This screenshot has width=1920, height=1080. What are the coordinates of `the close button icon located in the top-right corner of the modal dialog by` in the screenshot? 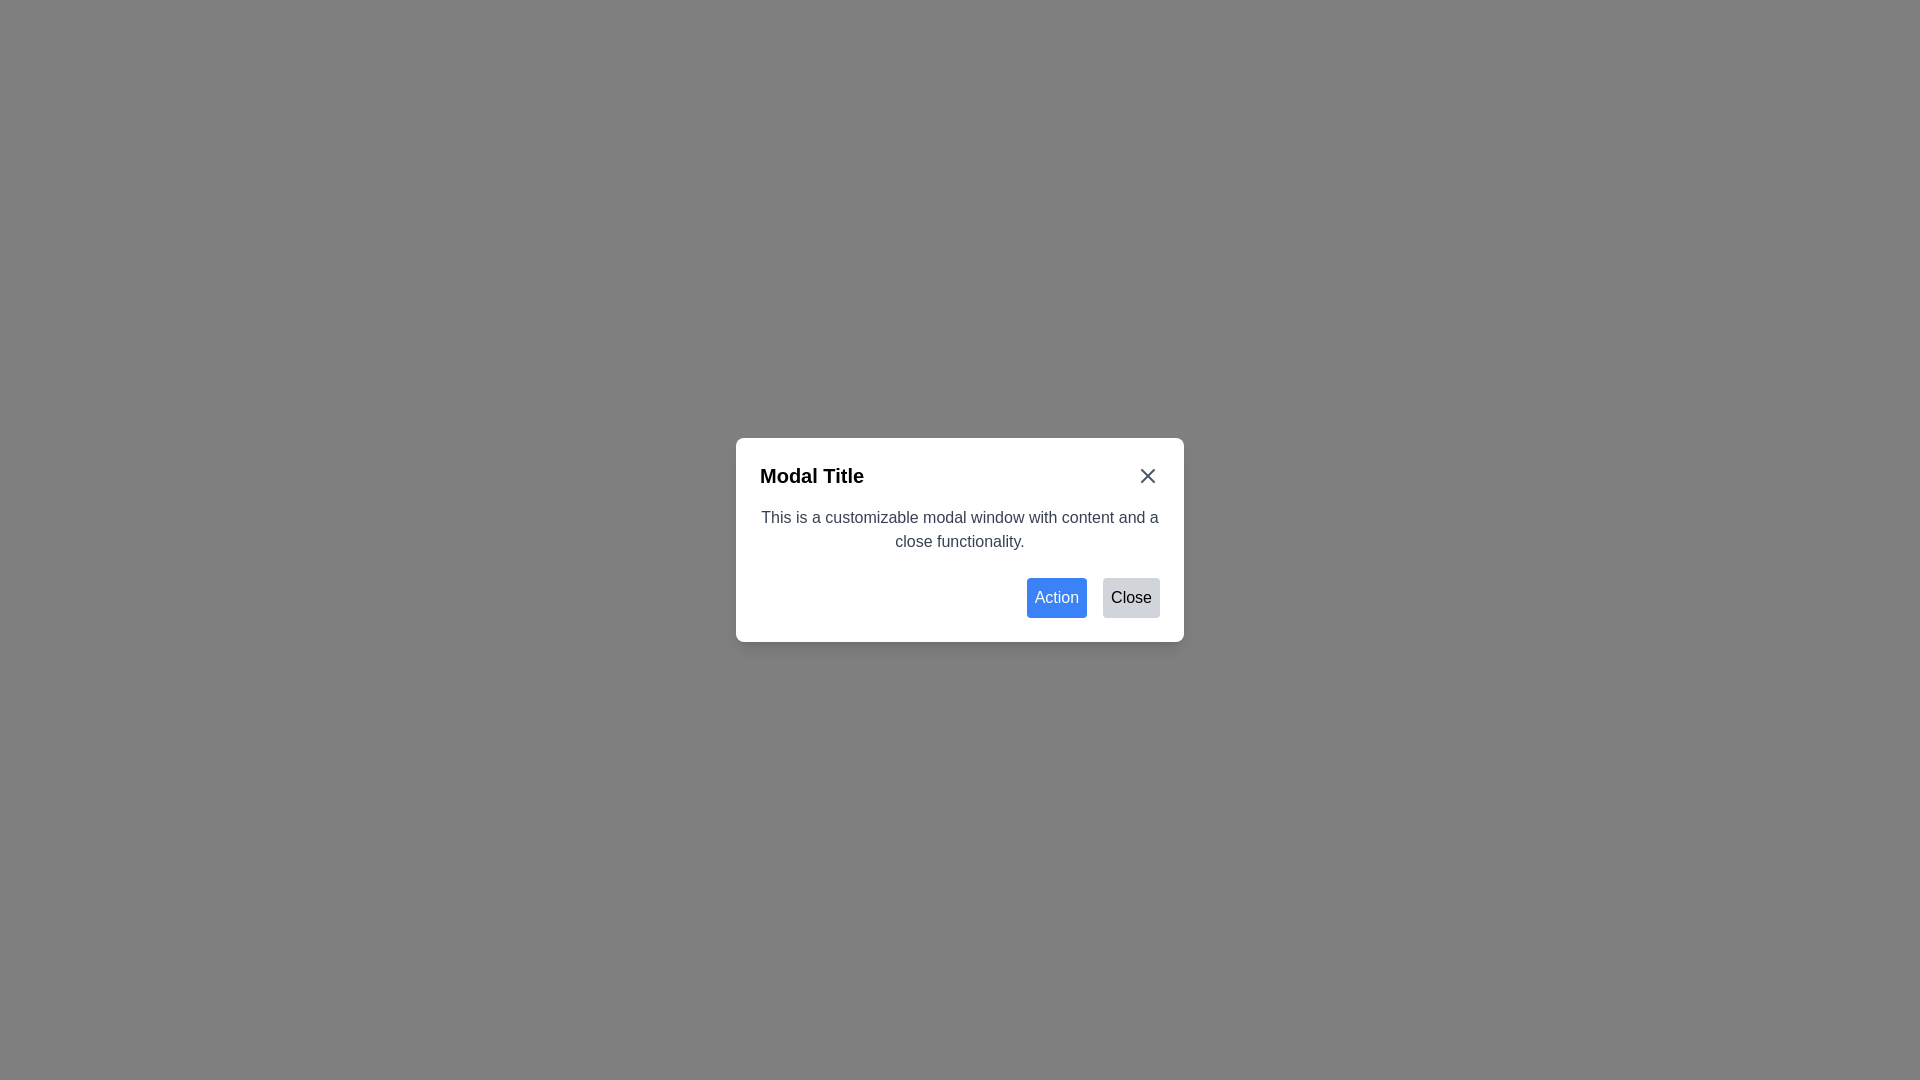 It's located at (1147, 475).